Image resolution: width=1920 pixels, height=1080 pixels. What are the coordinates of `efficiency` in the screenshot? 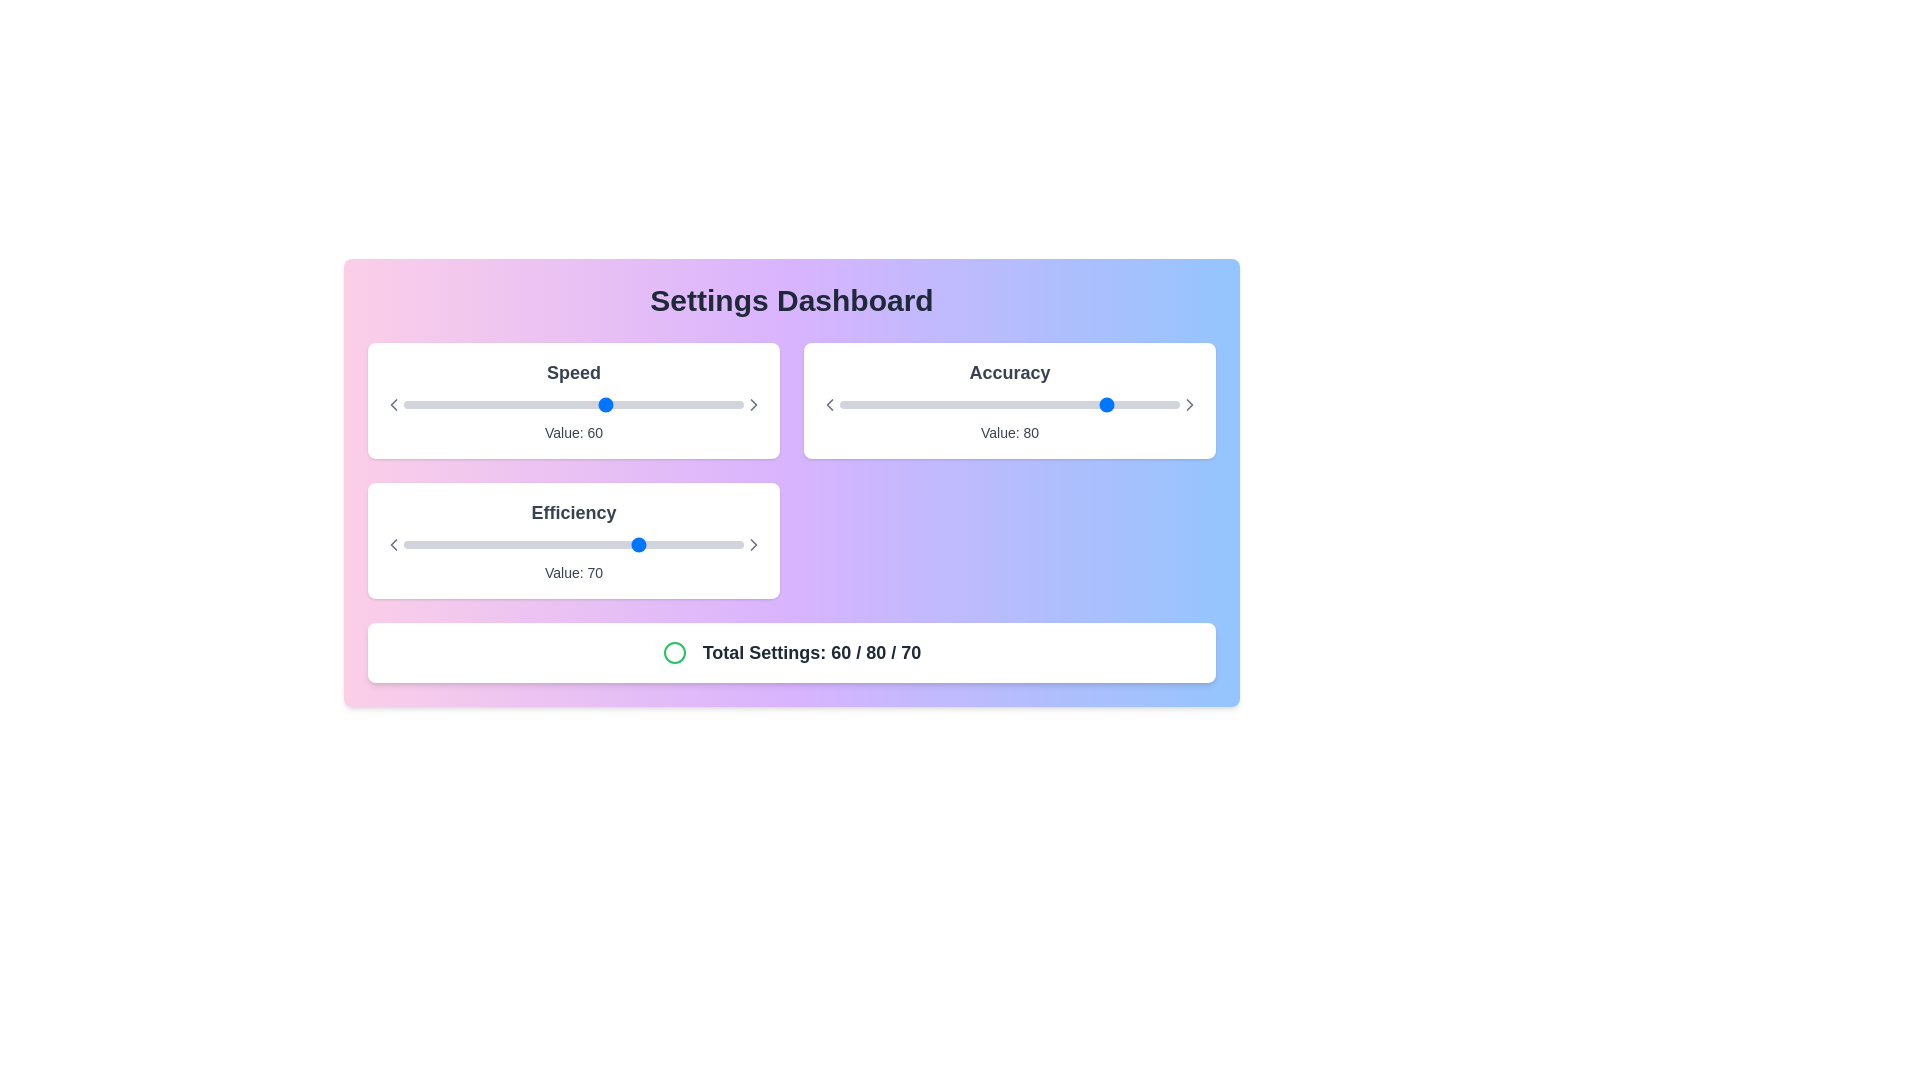 It's located at (447, 544).